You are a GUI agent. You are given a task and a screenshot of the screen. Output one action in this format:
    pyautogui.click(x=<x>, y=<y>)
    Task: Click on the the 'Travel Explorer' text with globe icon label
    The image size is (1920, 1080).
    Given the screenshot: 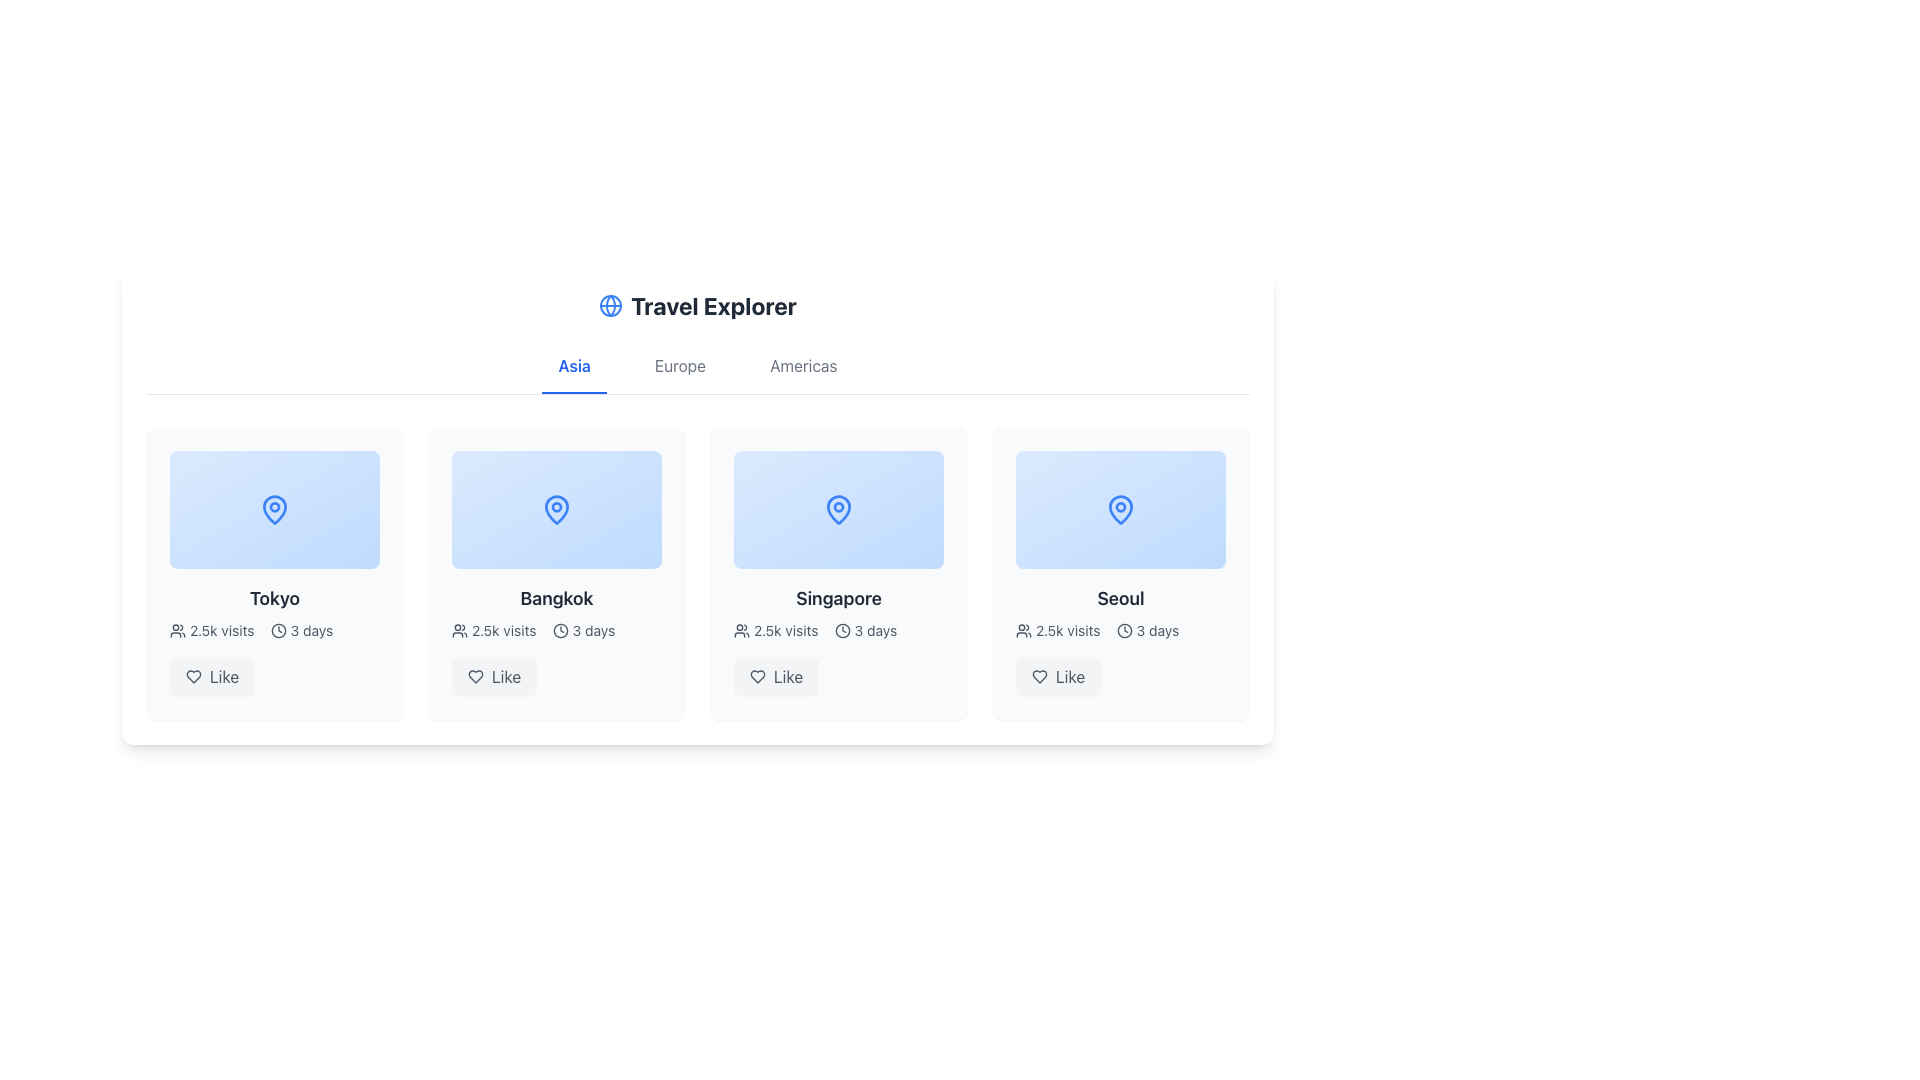 What is the action you would take?
    pyautogui.click(x=697, y=305)
    